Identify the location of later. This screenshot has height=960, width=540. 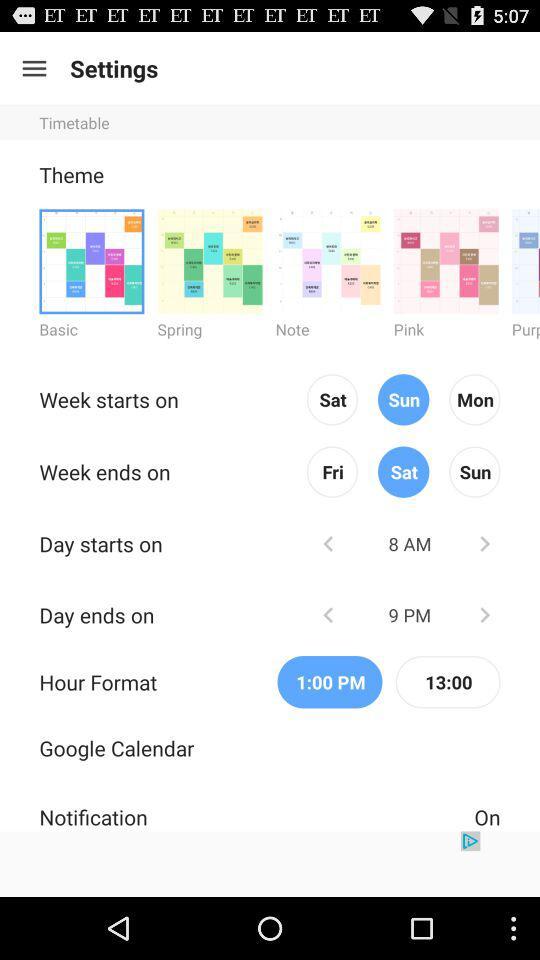
(483, 543).